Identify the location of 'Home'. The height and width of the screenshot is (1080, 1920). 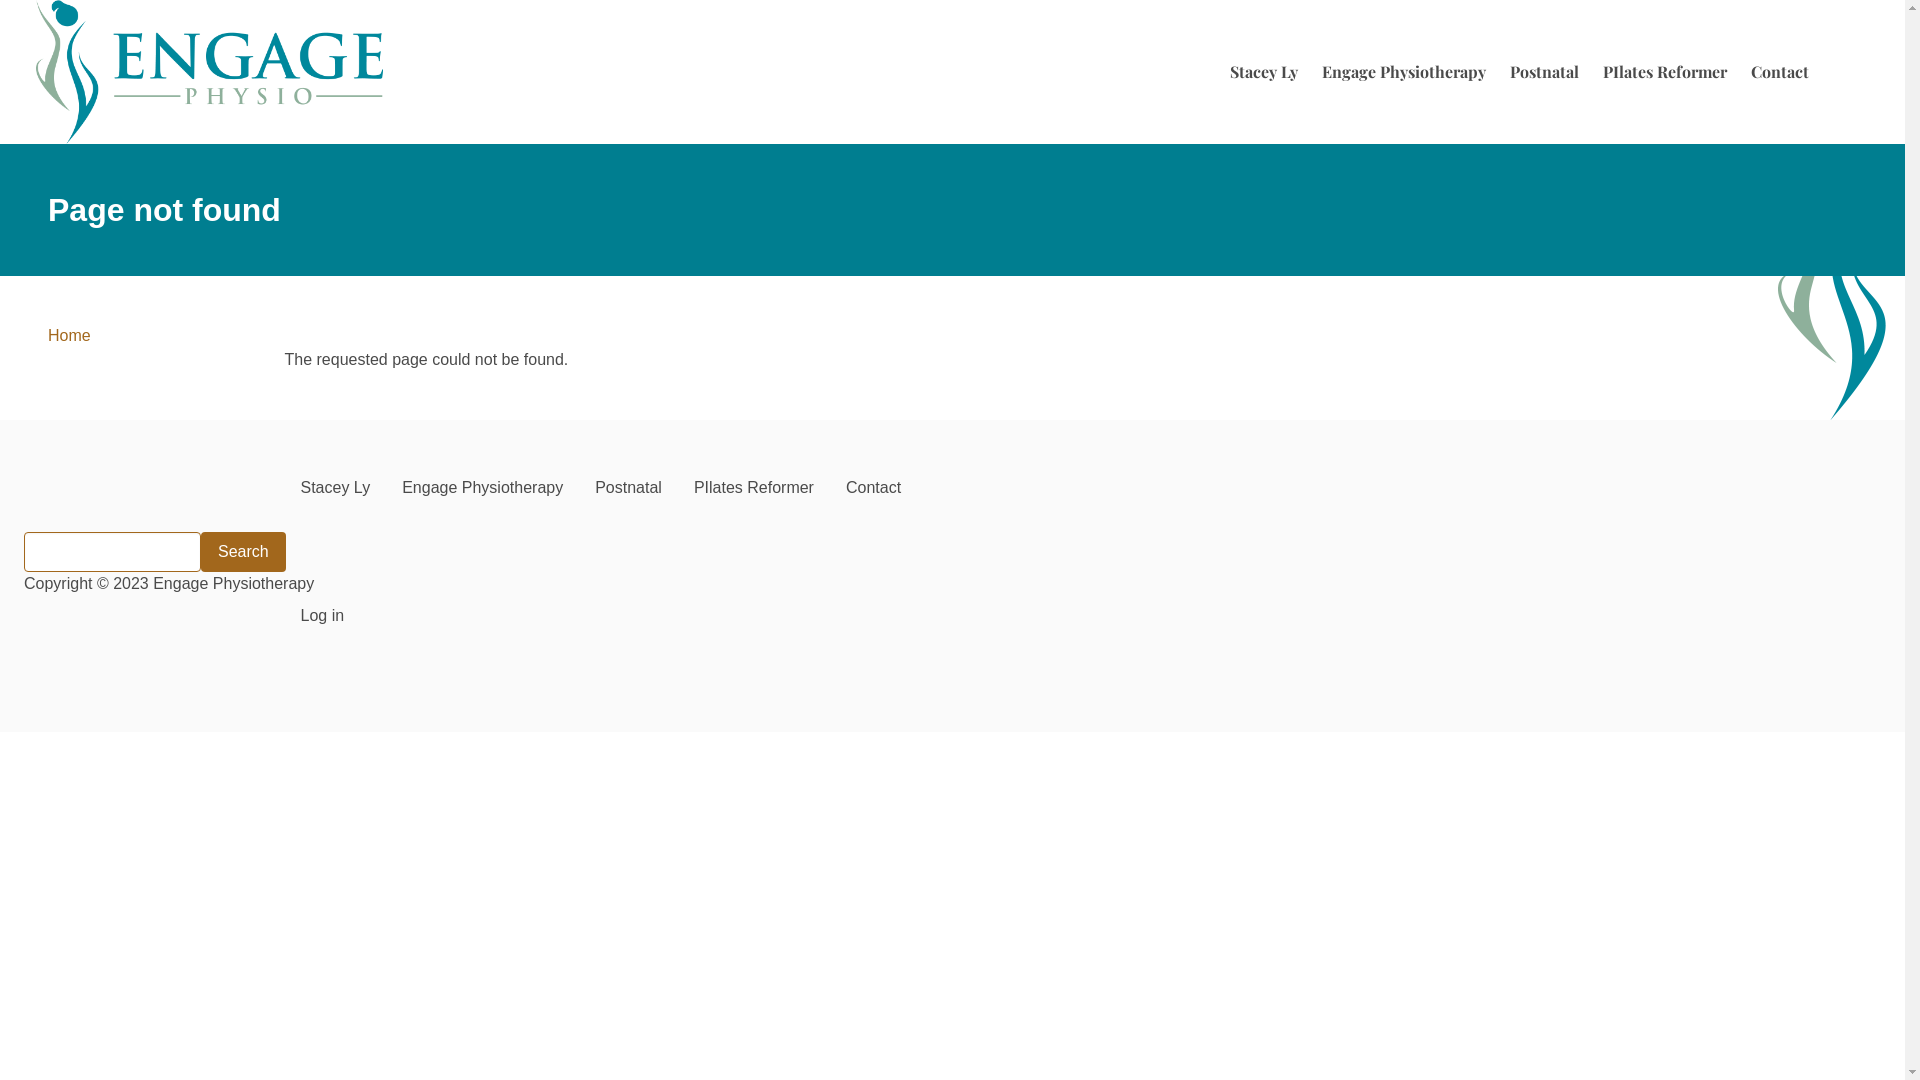
(209, 71).